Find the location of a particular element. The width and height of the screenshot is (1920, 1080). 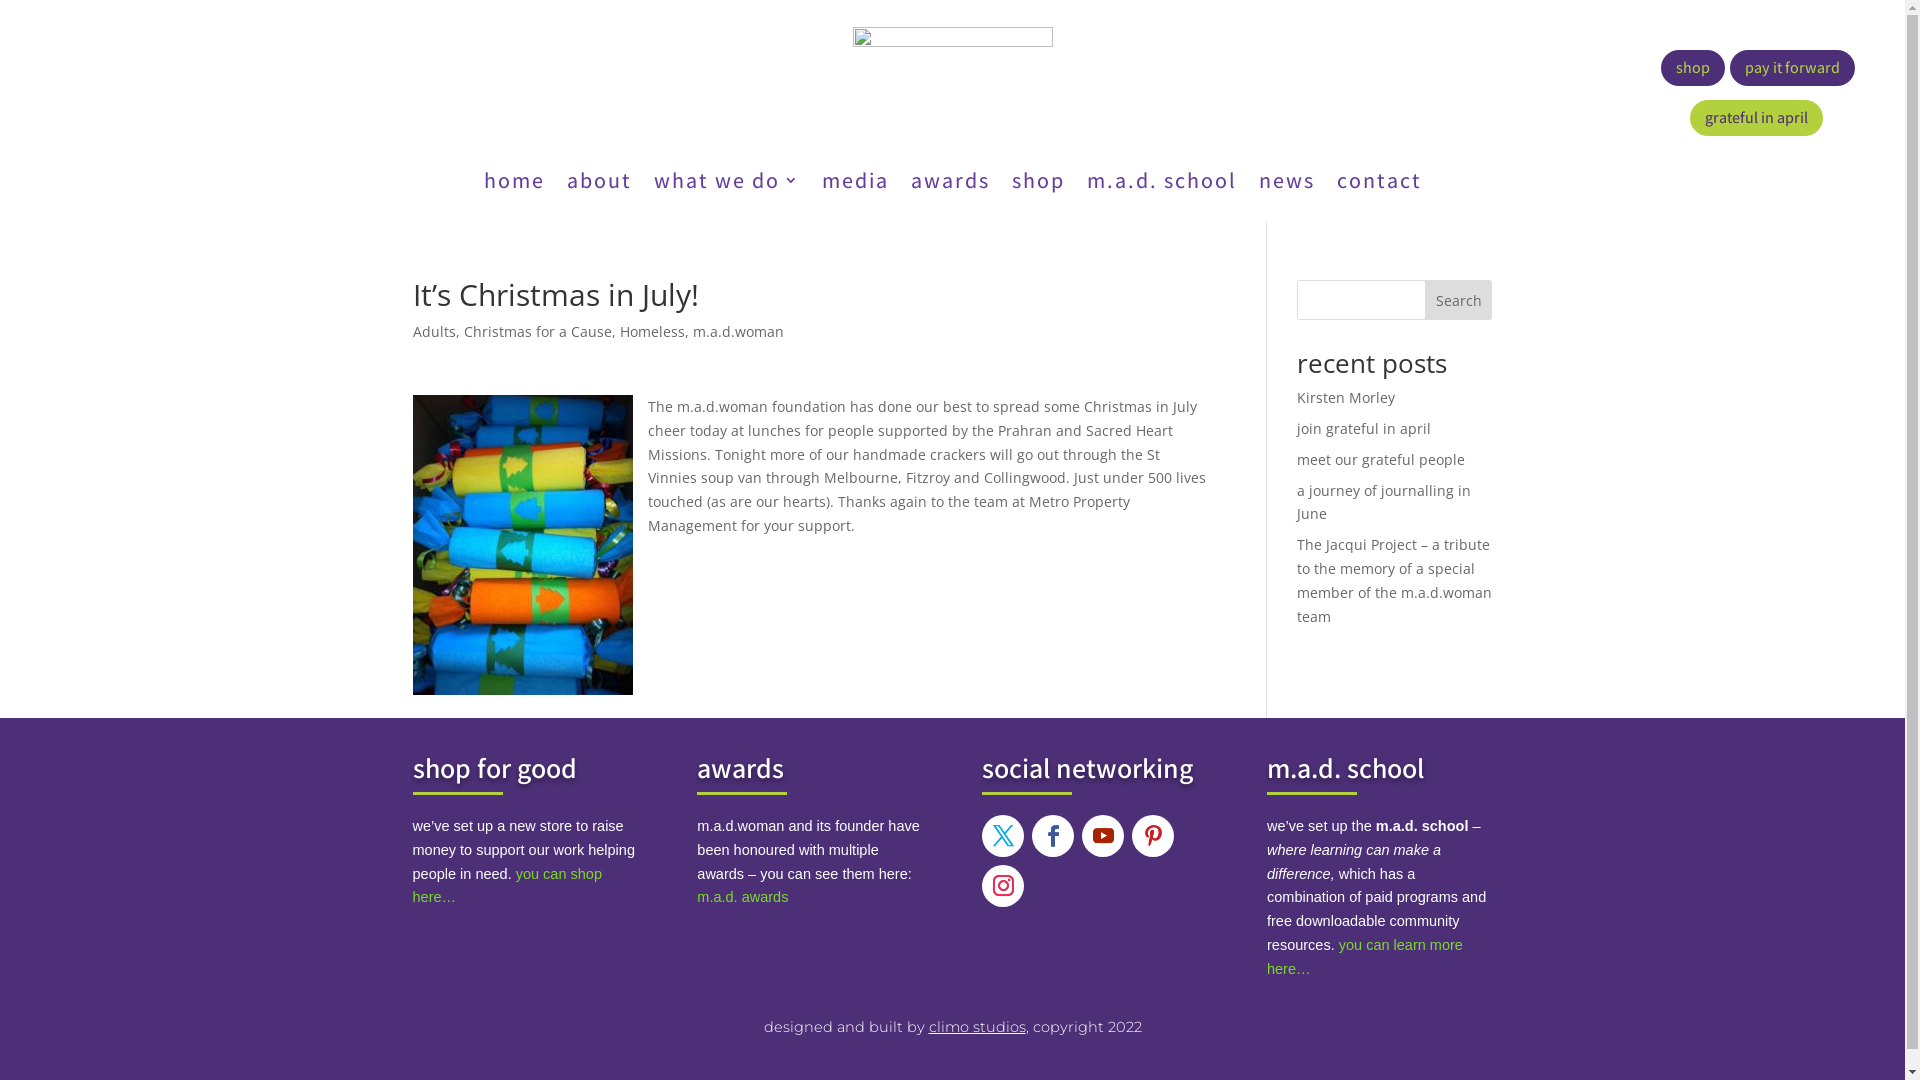

'home' is located at coordinates (484, 184).